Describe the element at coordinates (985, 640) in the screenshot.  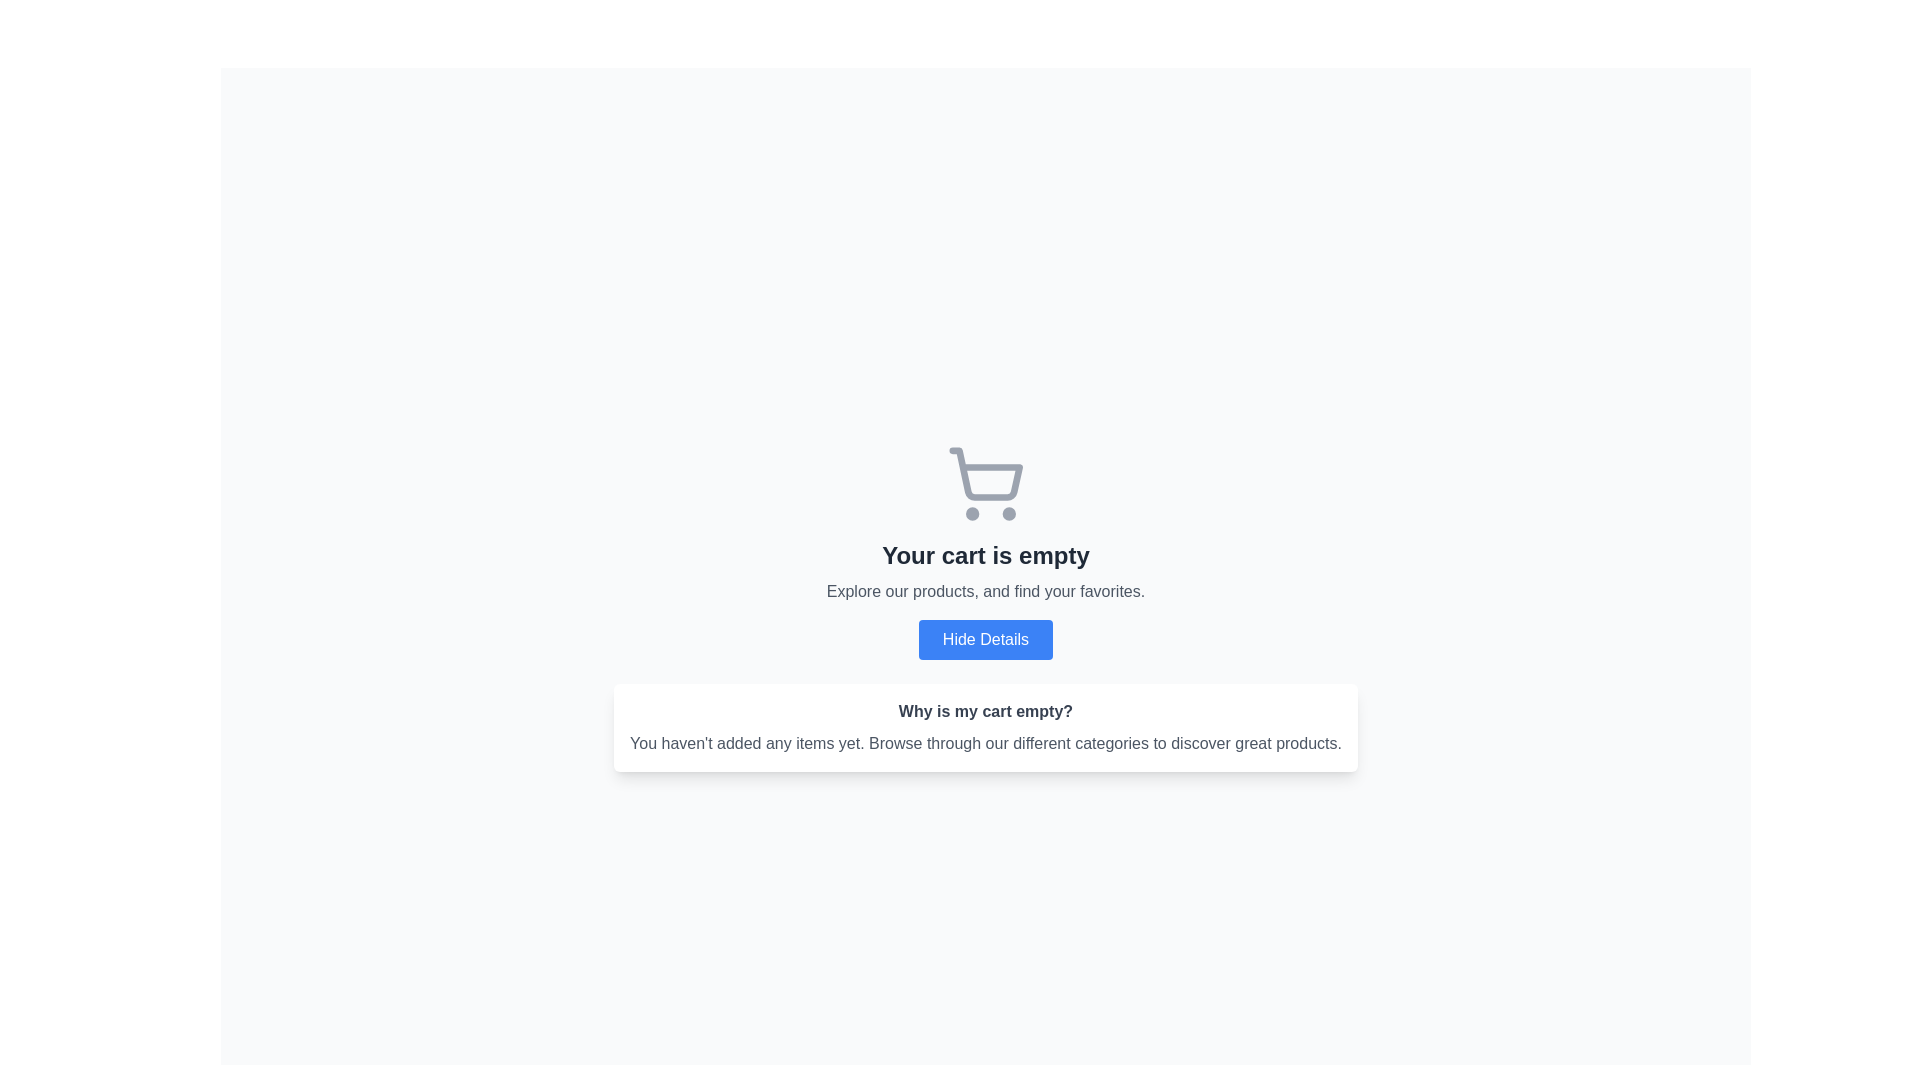
I see `the button that hides additional information, positioned below the text 'Explore our products, and find your favorites.' and above the section with 'Why is my cart empty?'` at that location.